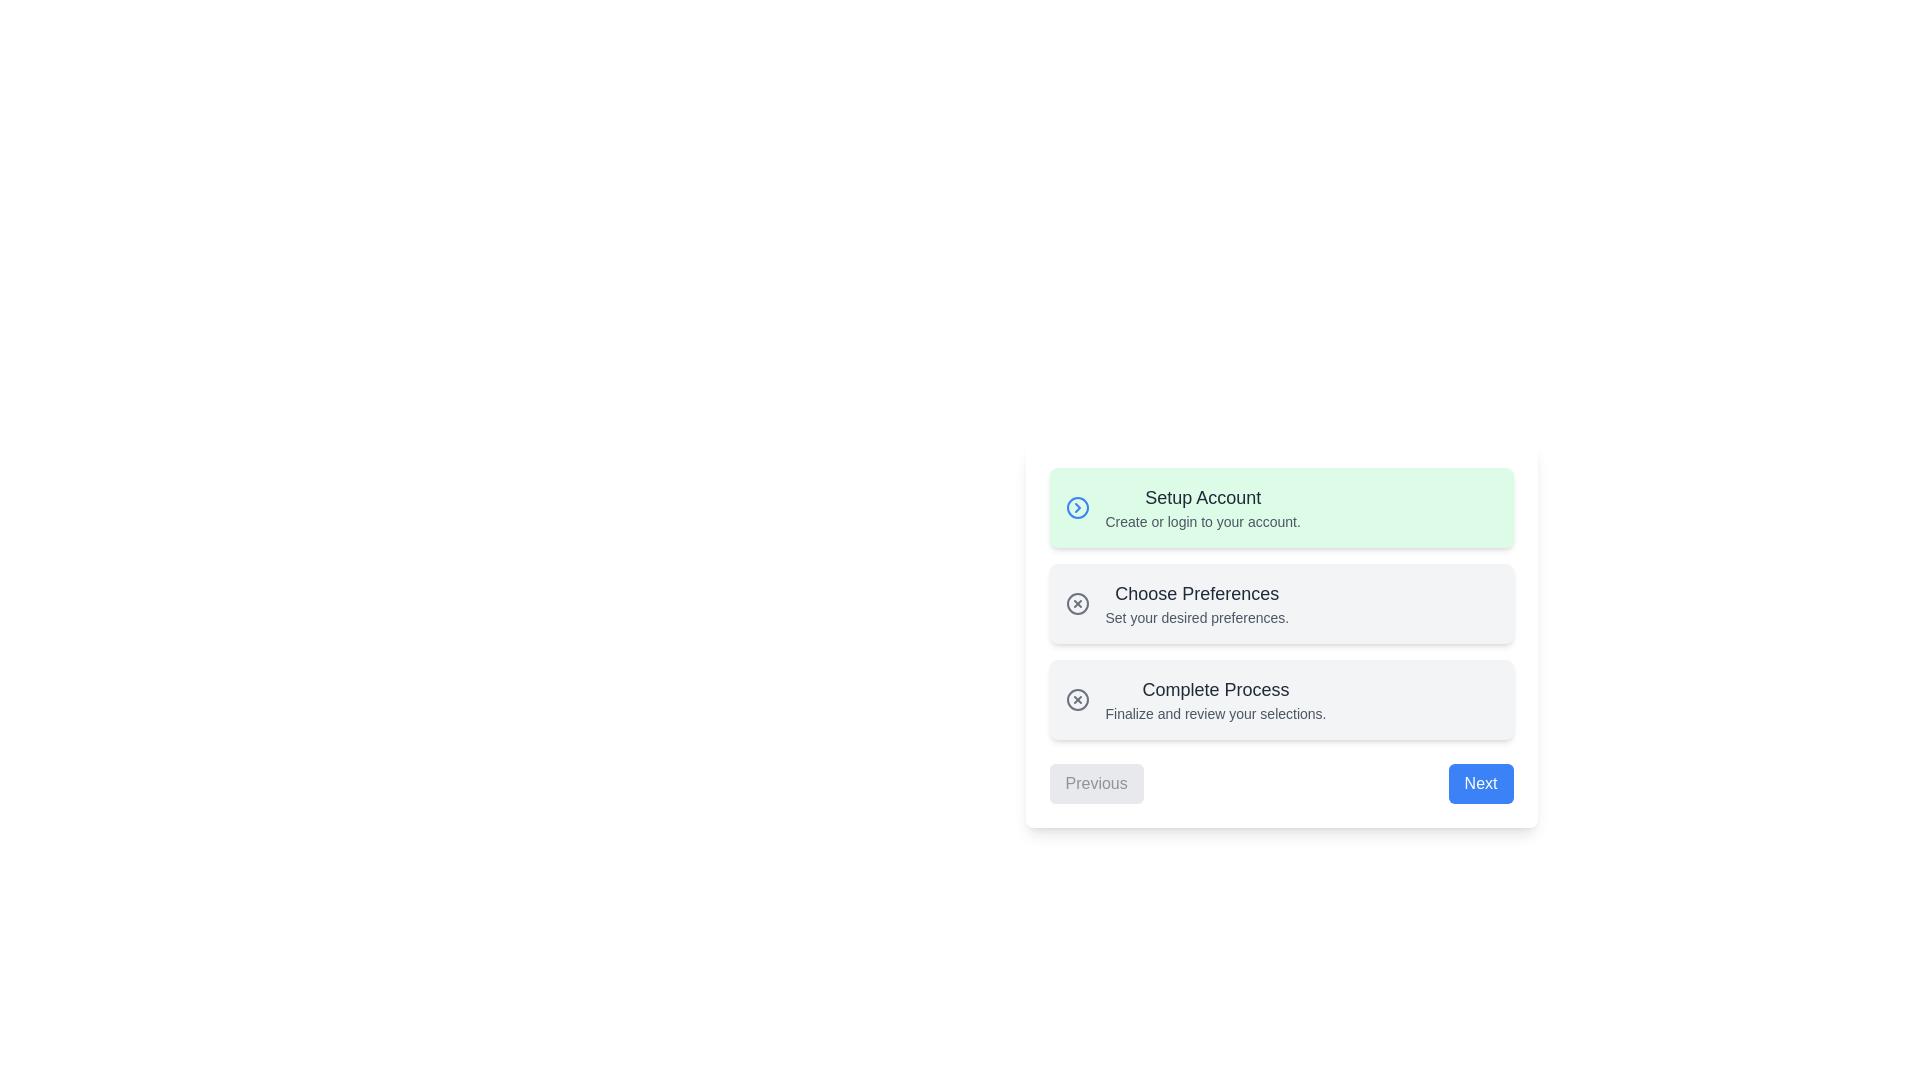  Describe the element at coordinates (1076, 698) in the screenshot. I see `the step indicator circle in the third step of the vertical list labeled 'Complete Process', which represents the 'Finalize and review your selections' section` at that location.